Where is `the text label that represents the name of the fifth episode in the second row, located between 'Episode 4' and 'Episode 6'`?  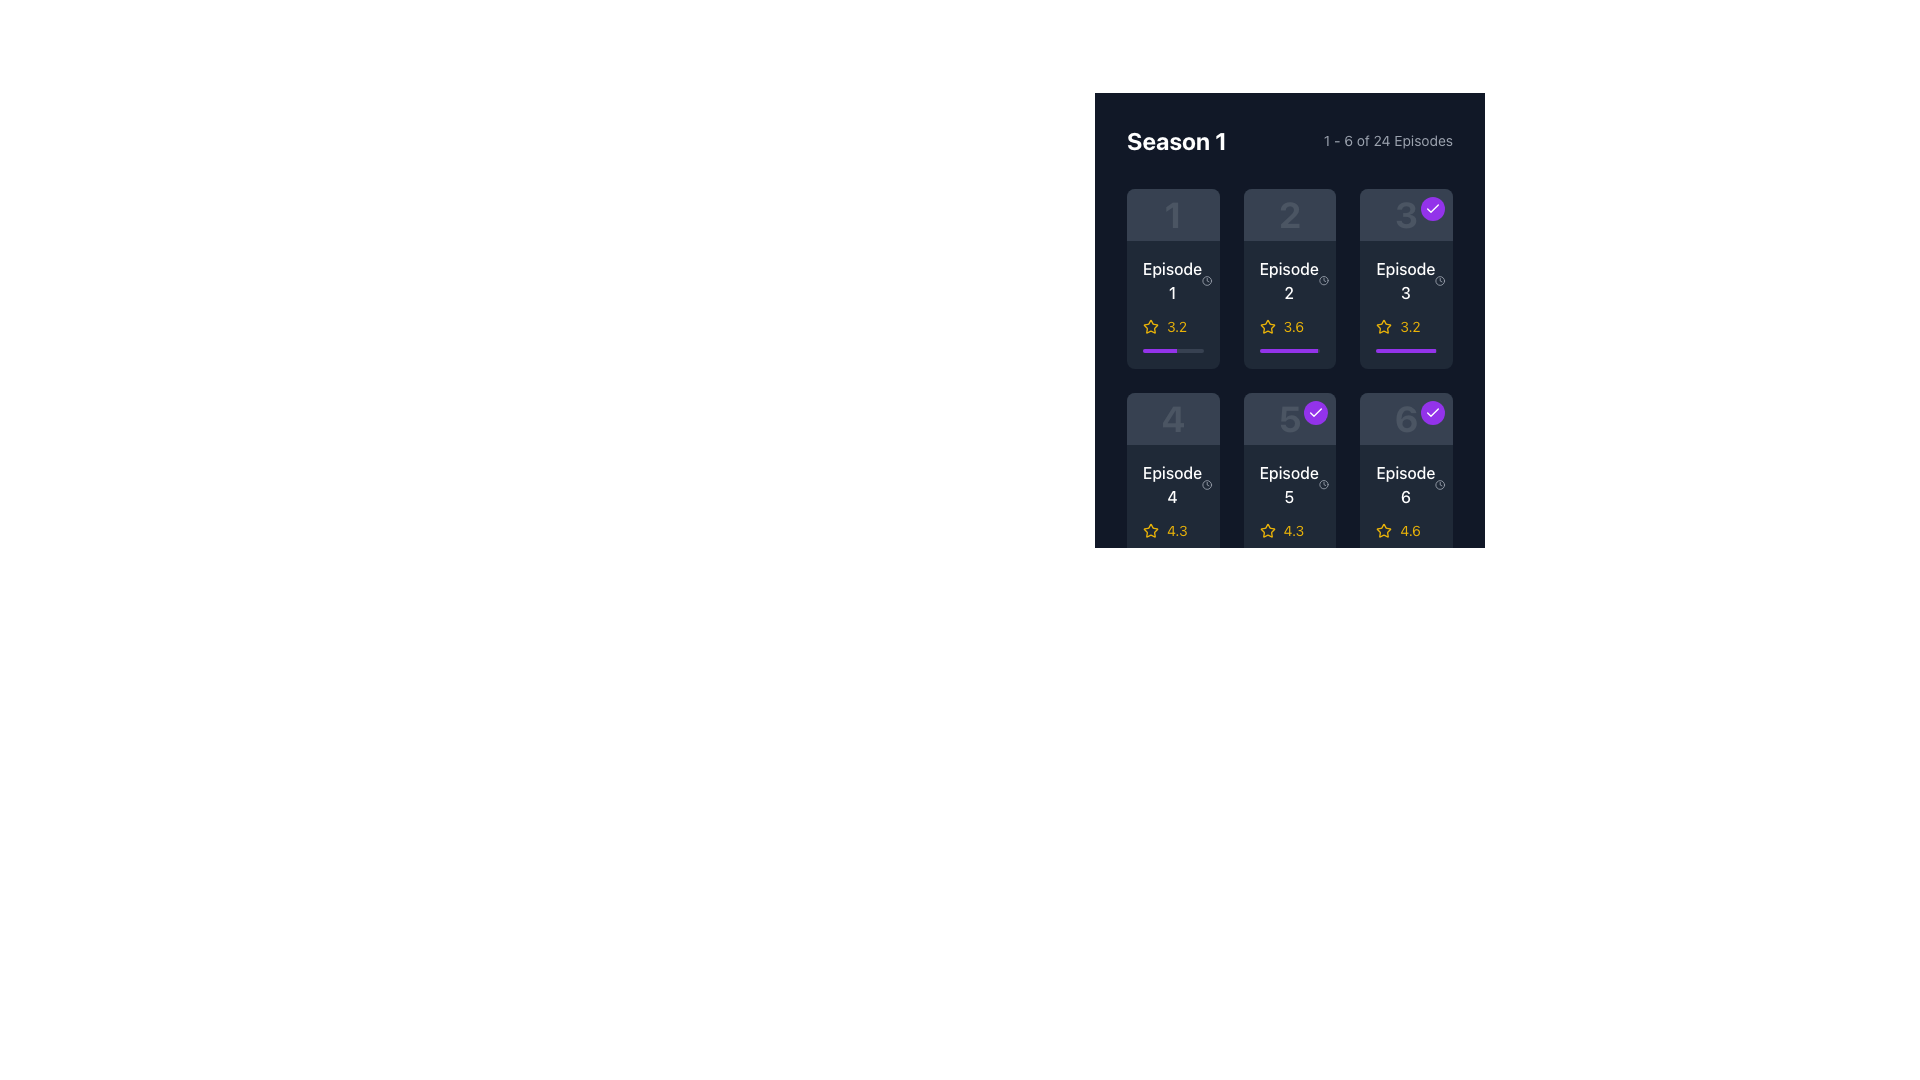 the text label that represents the name of the fifth episode in the second row, located between 'Episode 4' and 'Episode 6' is located at coordinates (1290, 485).